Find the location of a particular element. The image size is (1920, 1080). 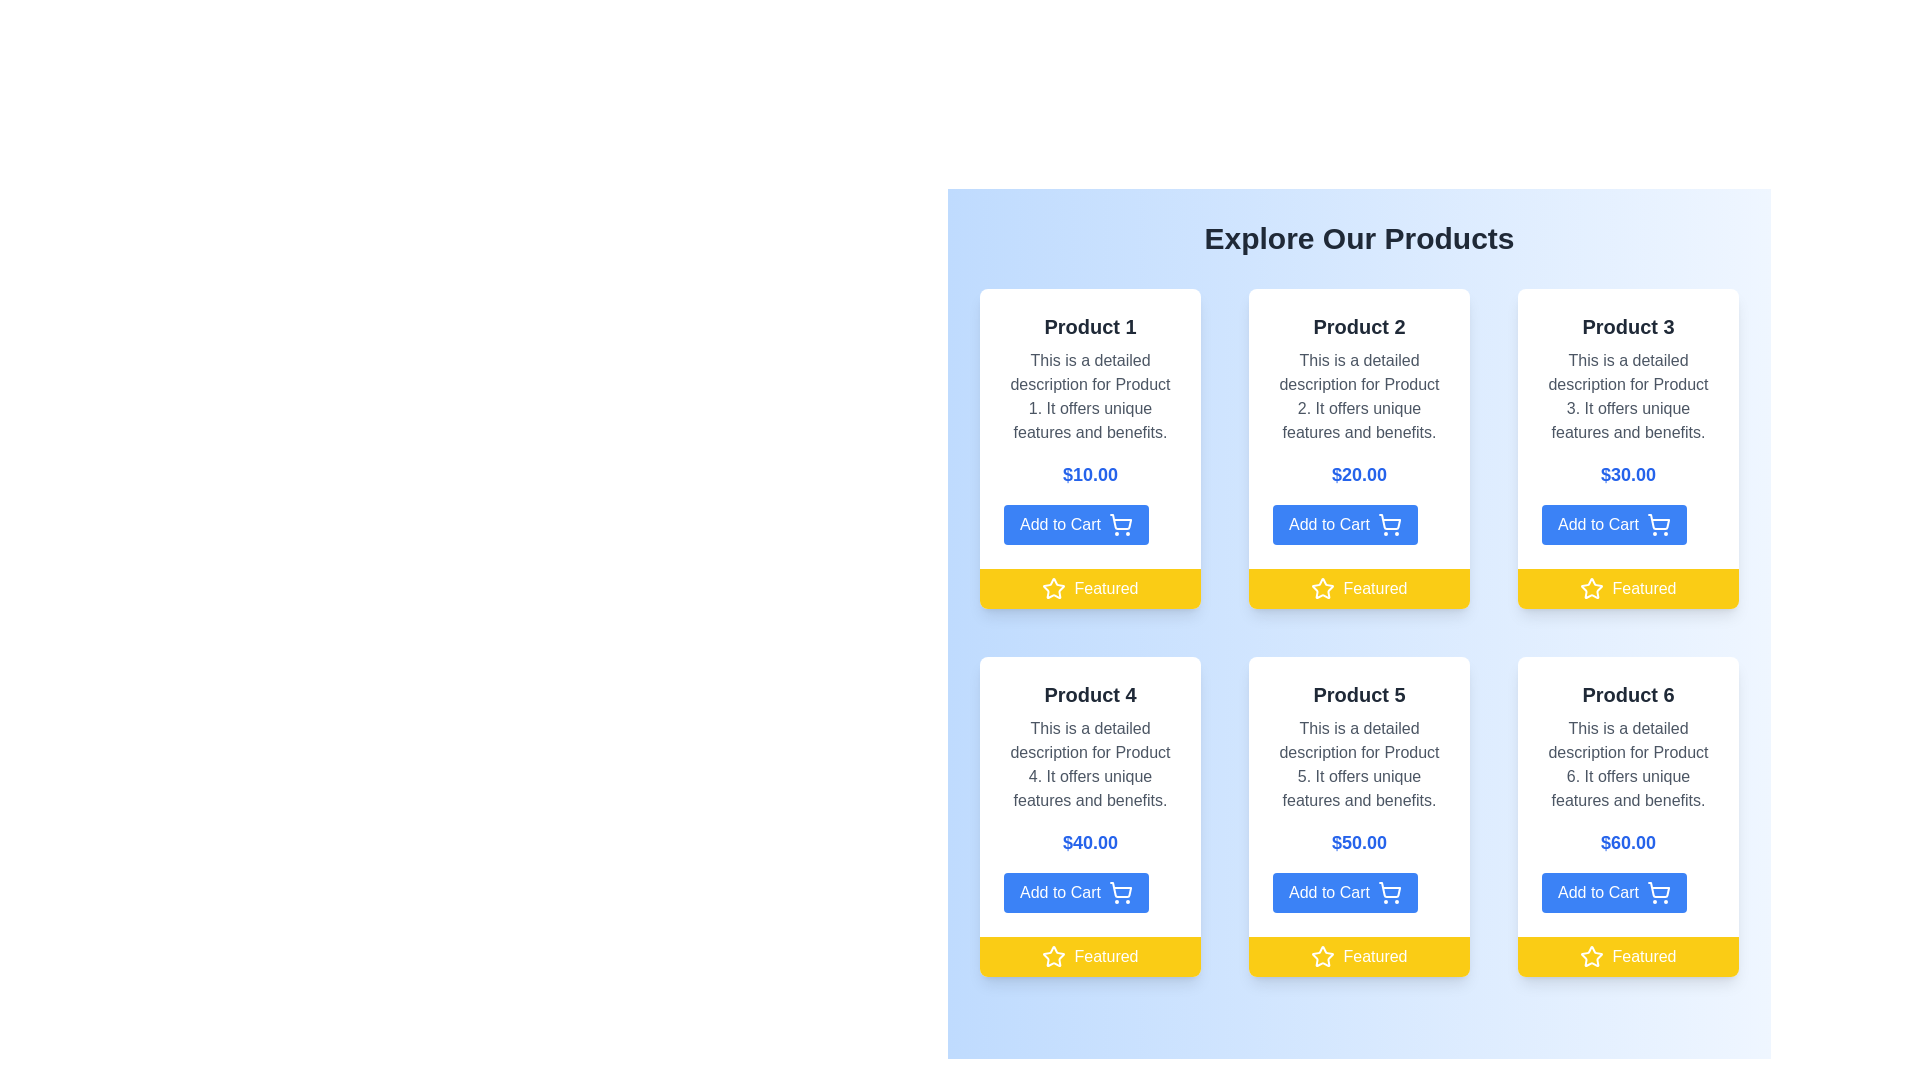

the shopping cart icon located inside the 'Add to Cart' button for 'Product 3' in the top-right section is located at coordinates (1659, 520).